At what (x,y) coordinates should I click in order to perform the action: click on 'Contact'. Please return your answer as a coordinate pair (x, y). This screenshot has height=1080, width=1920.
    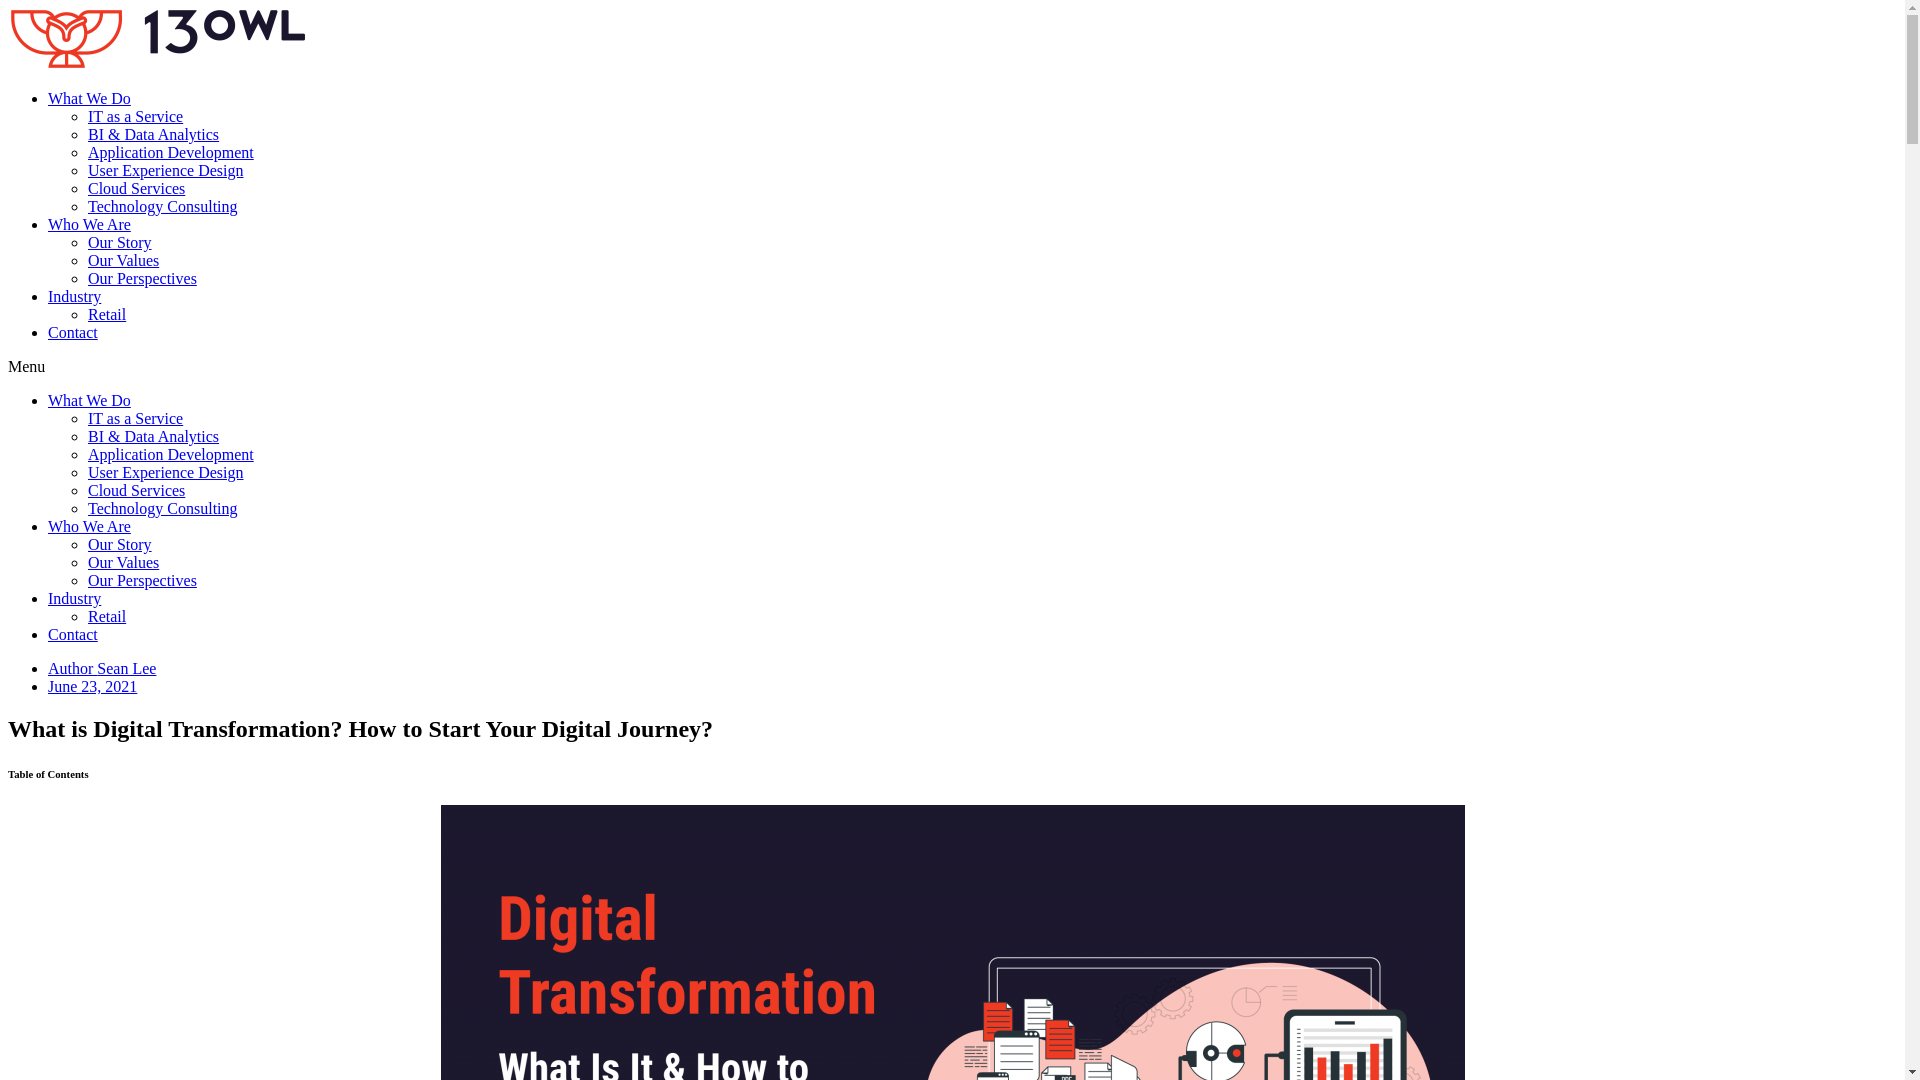
    Looking at the image, I should click on (48, 331).